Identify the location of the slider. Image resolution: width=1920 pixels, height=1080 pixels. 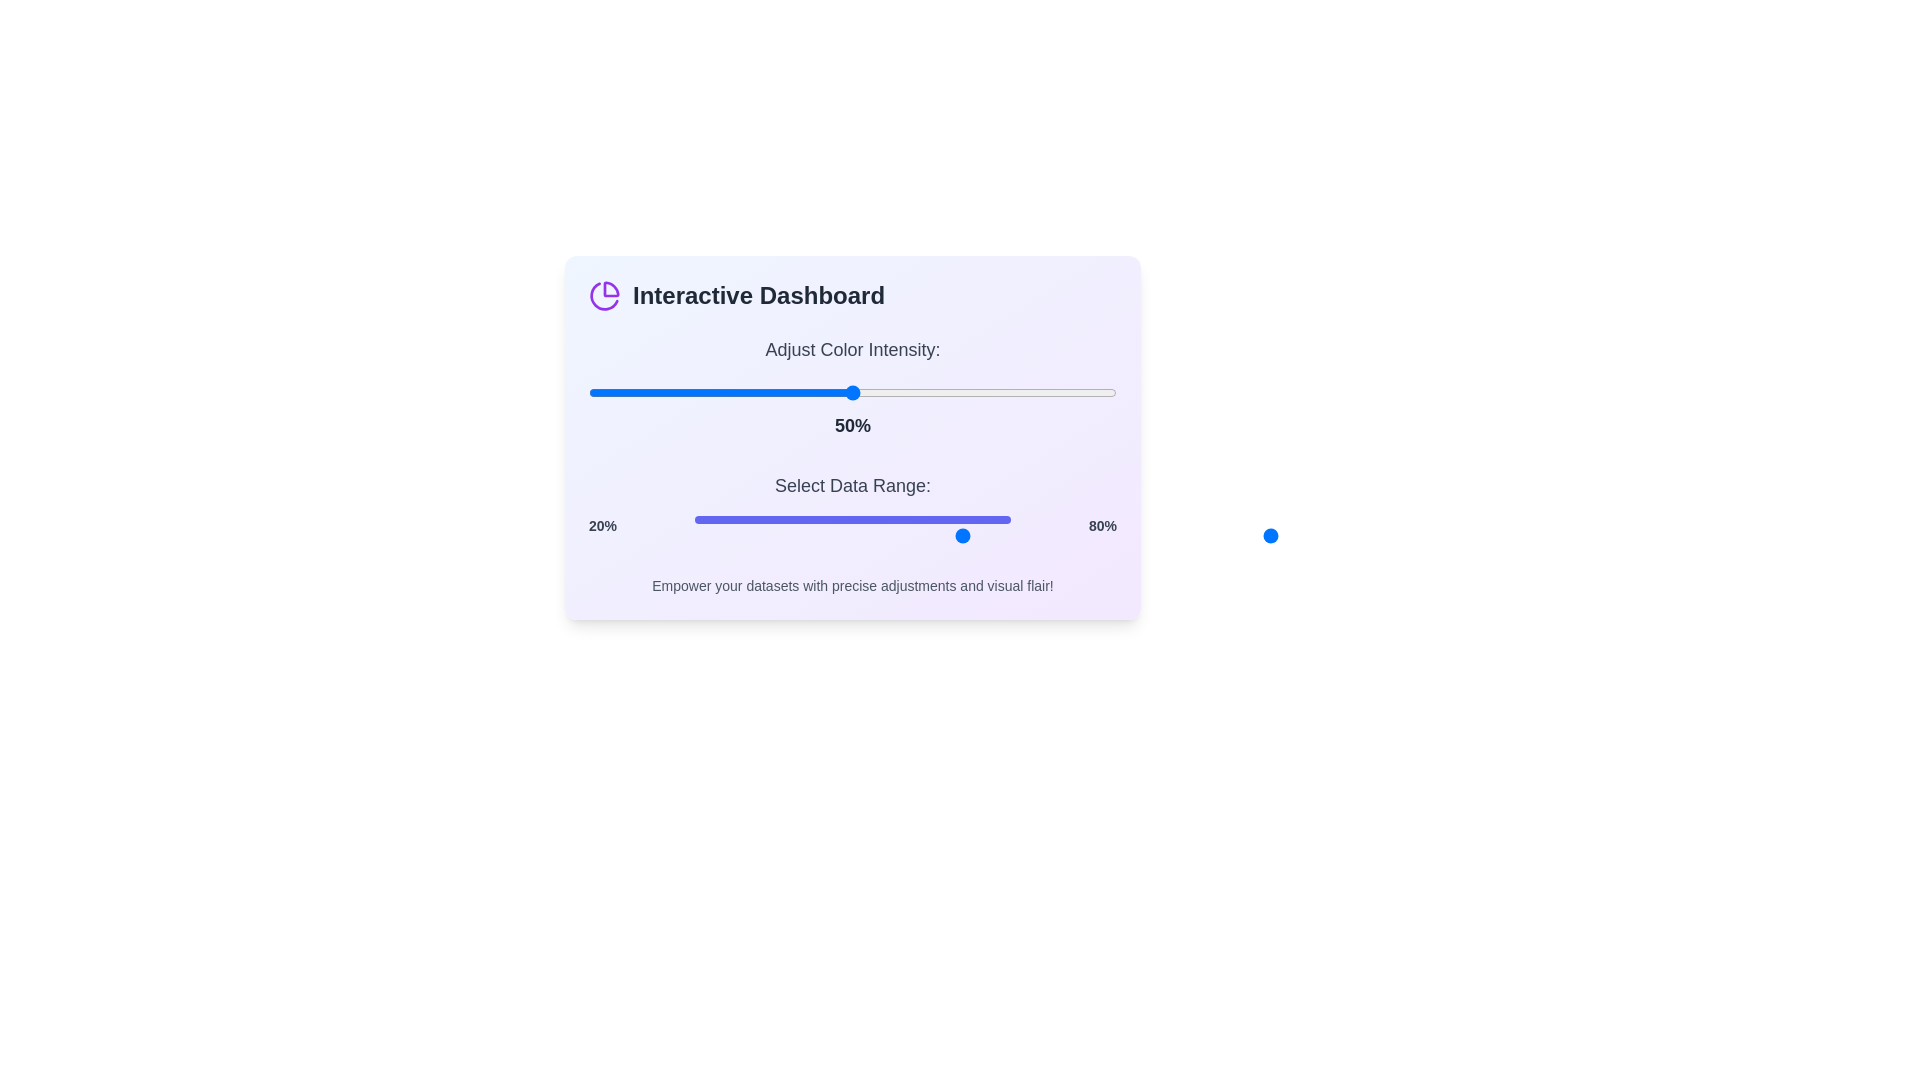
(647, 393).